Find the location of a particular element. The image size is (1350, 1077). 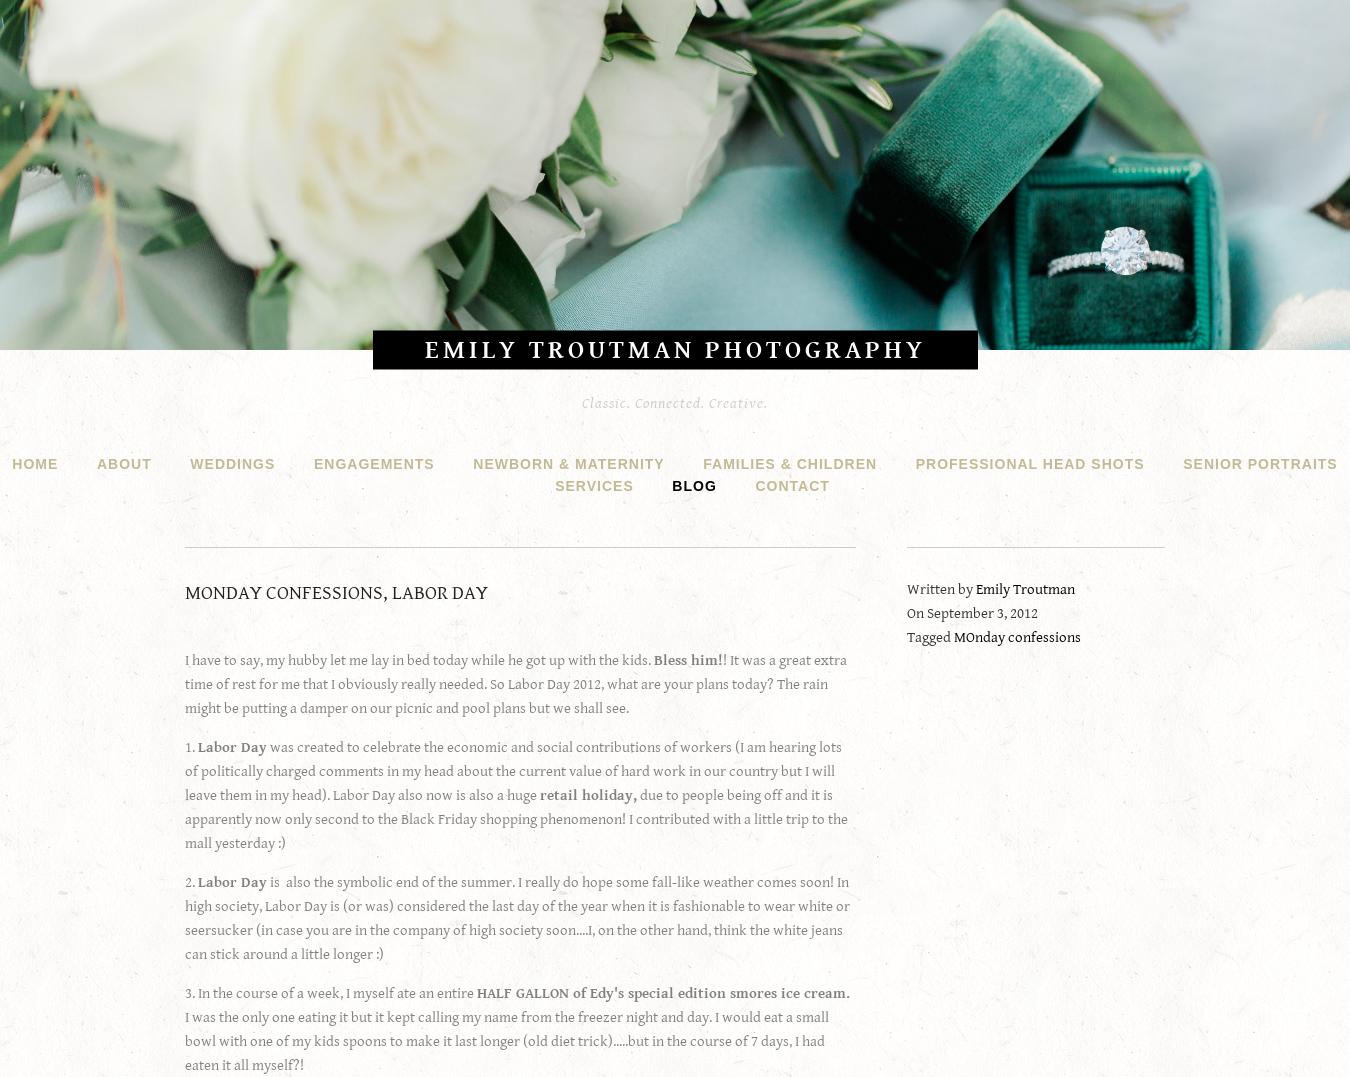

'Newborn & Maternity' is located at coordinates (568, 463).